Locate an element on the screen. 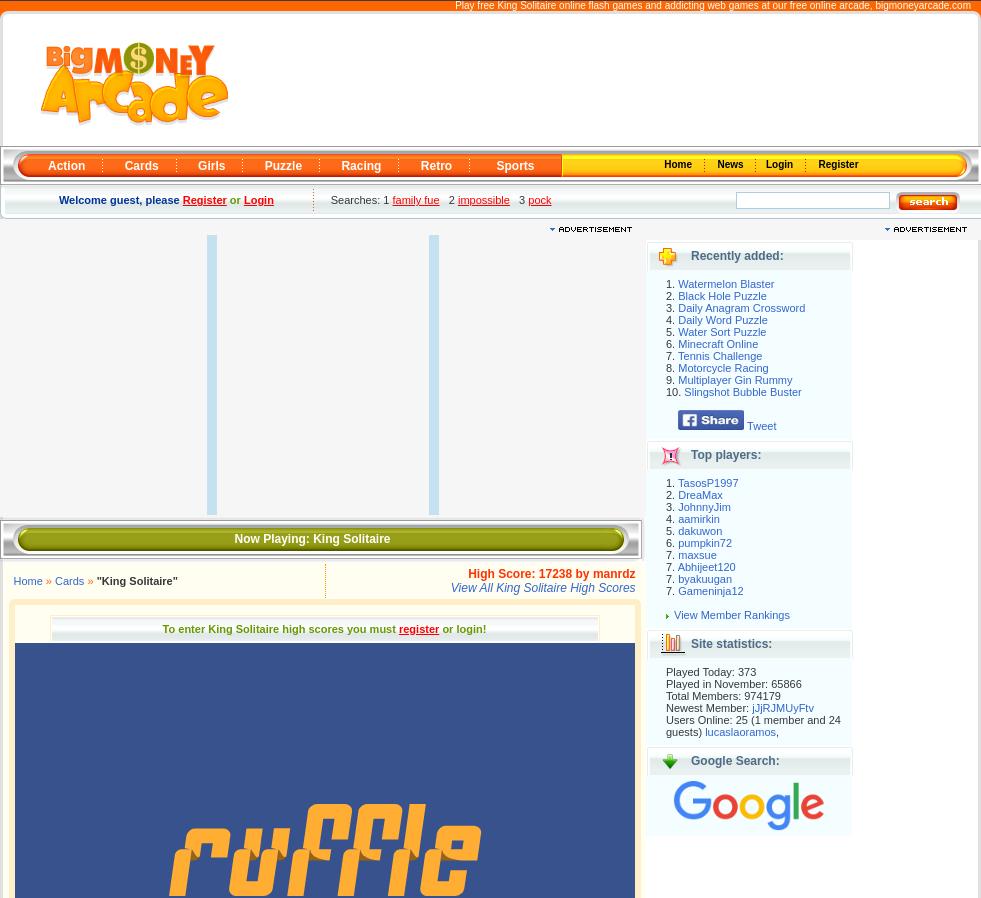 Image resolution: width=981 pixels, height=898 pixels. 'King Solitaire' is located at coordinates (350, 537).